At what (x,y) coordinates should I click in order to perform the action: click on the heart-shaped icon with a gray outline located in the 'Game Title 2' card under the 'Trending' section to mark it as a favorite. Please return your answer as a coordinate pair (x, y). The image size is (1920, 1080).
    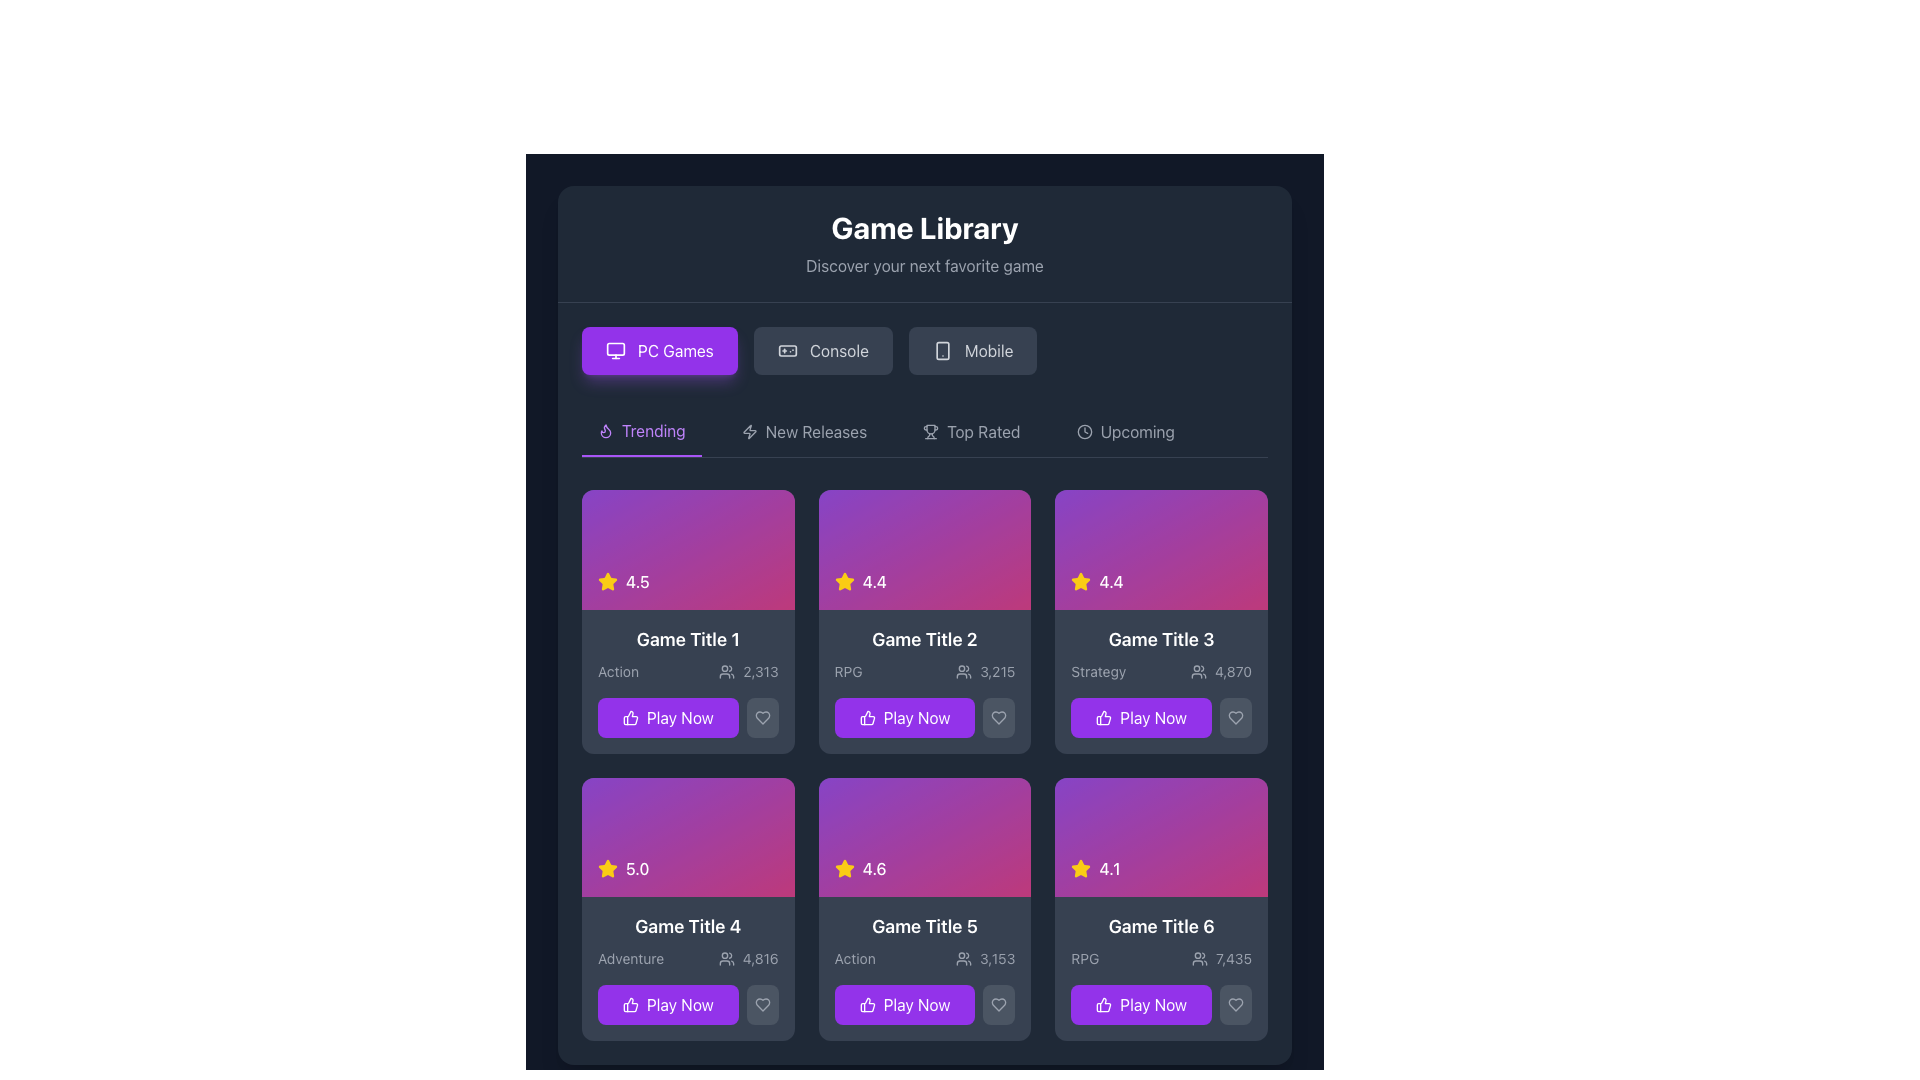
    Looking at the image, I should click on (999, 716).